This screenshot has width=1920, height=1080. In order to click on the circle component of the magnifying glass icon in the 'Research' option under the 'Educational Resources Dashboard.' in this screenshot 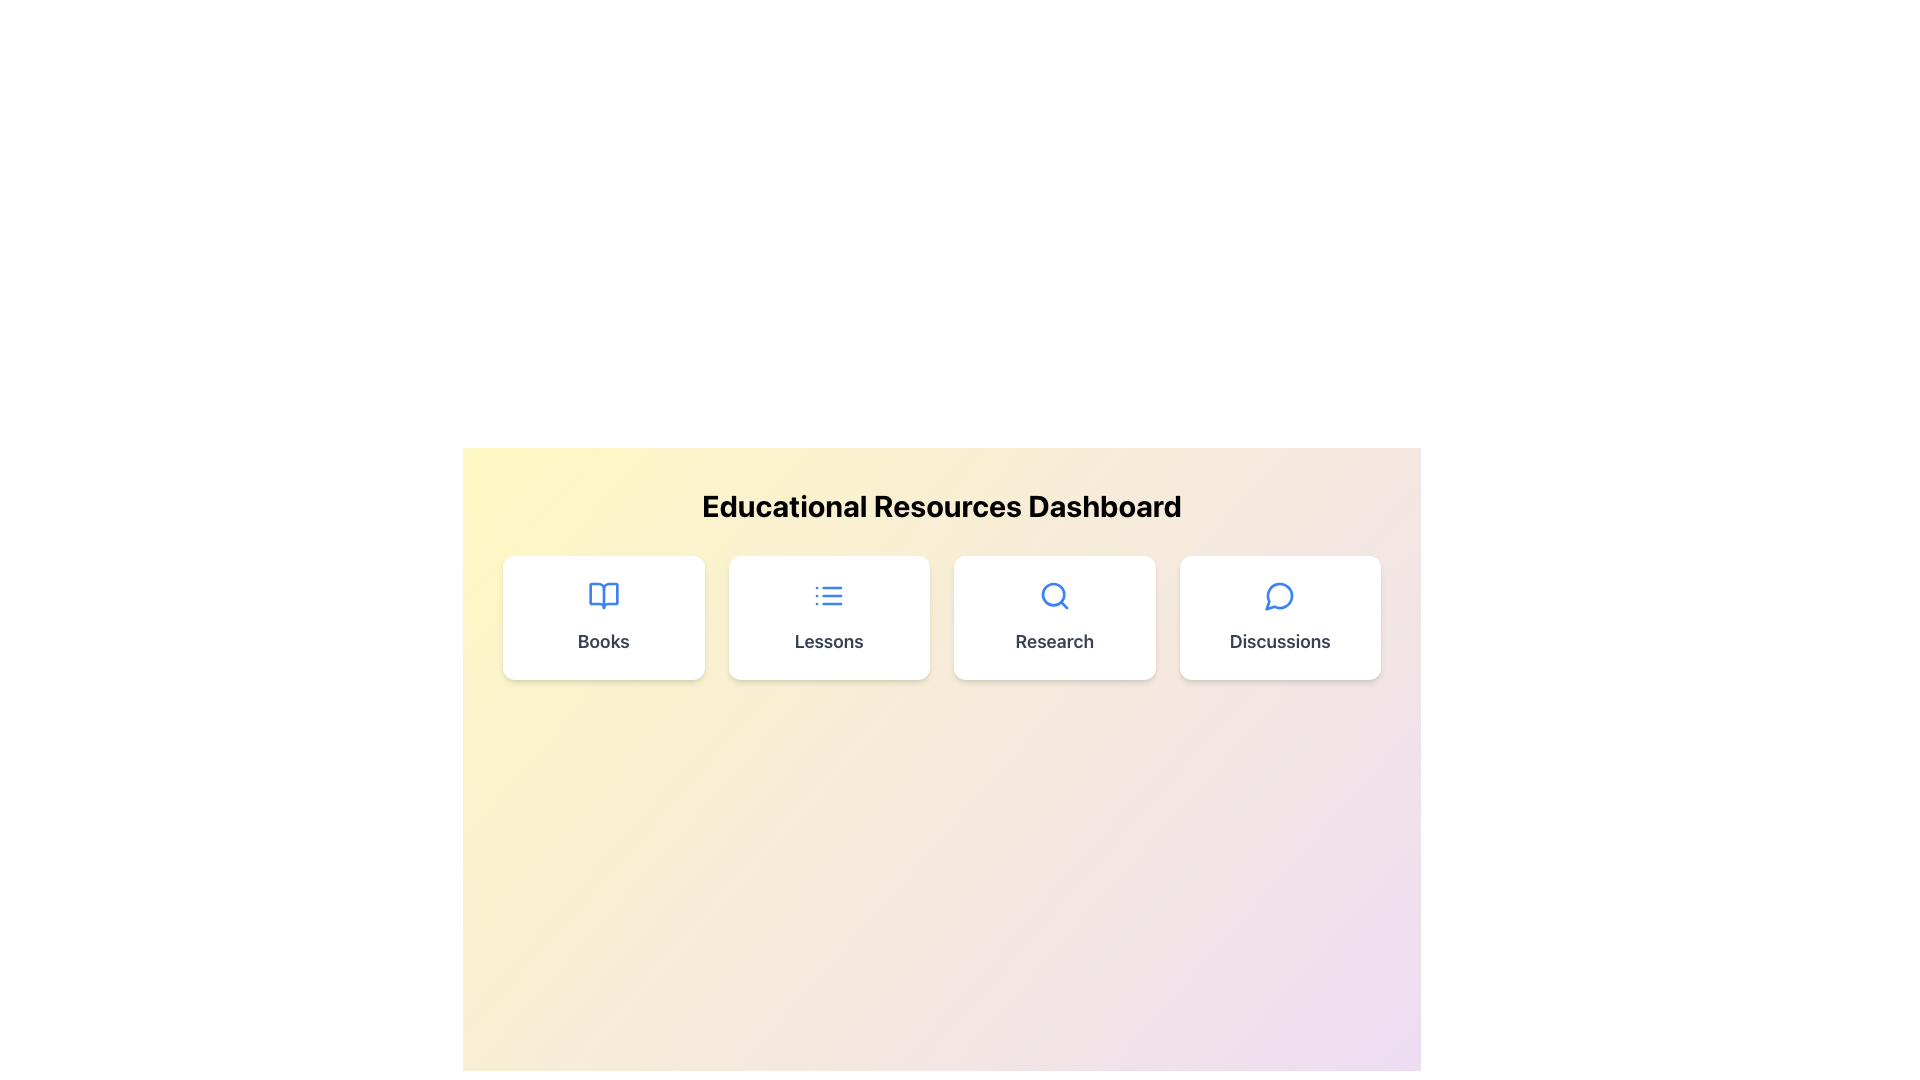, I will do `click(1052, 593)`.